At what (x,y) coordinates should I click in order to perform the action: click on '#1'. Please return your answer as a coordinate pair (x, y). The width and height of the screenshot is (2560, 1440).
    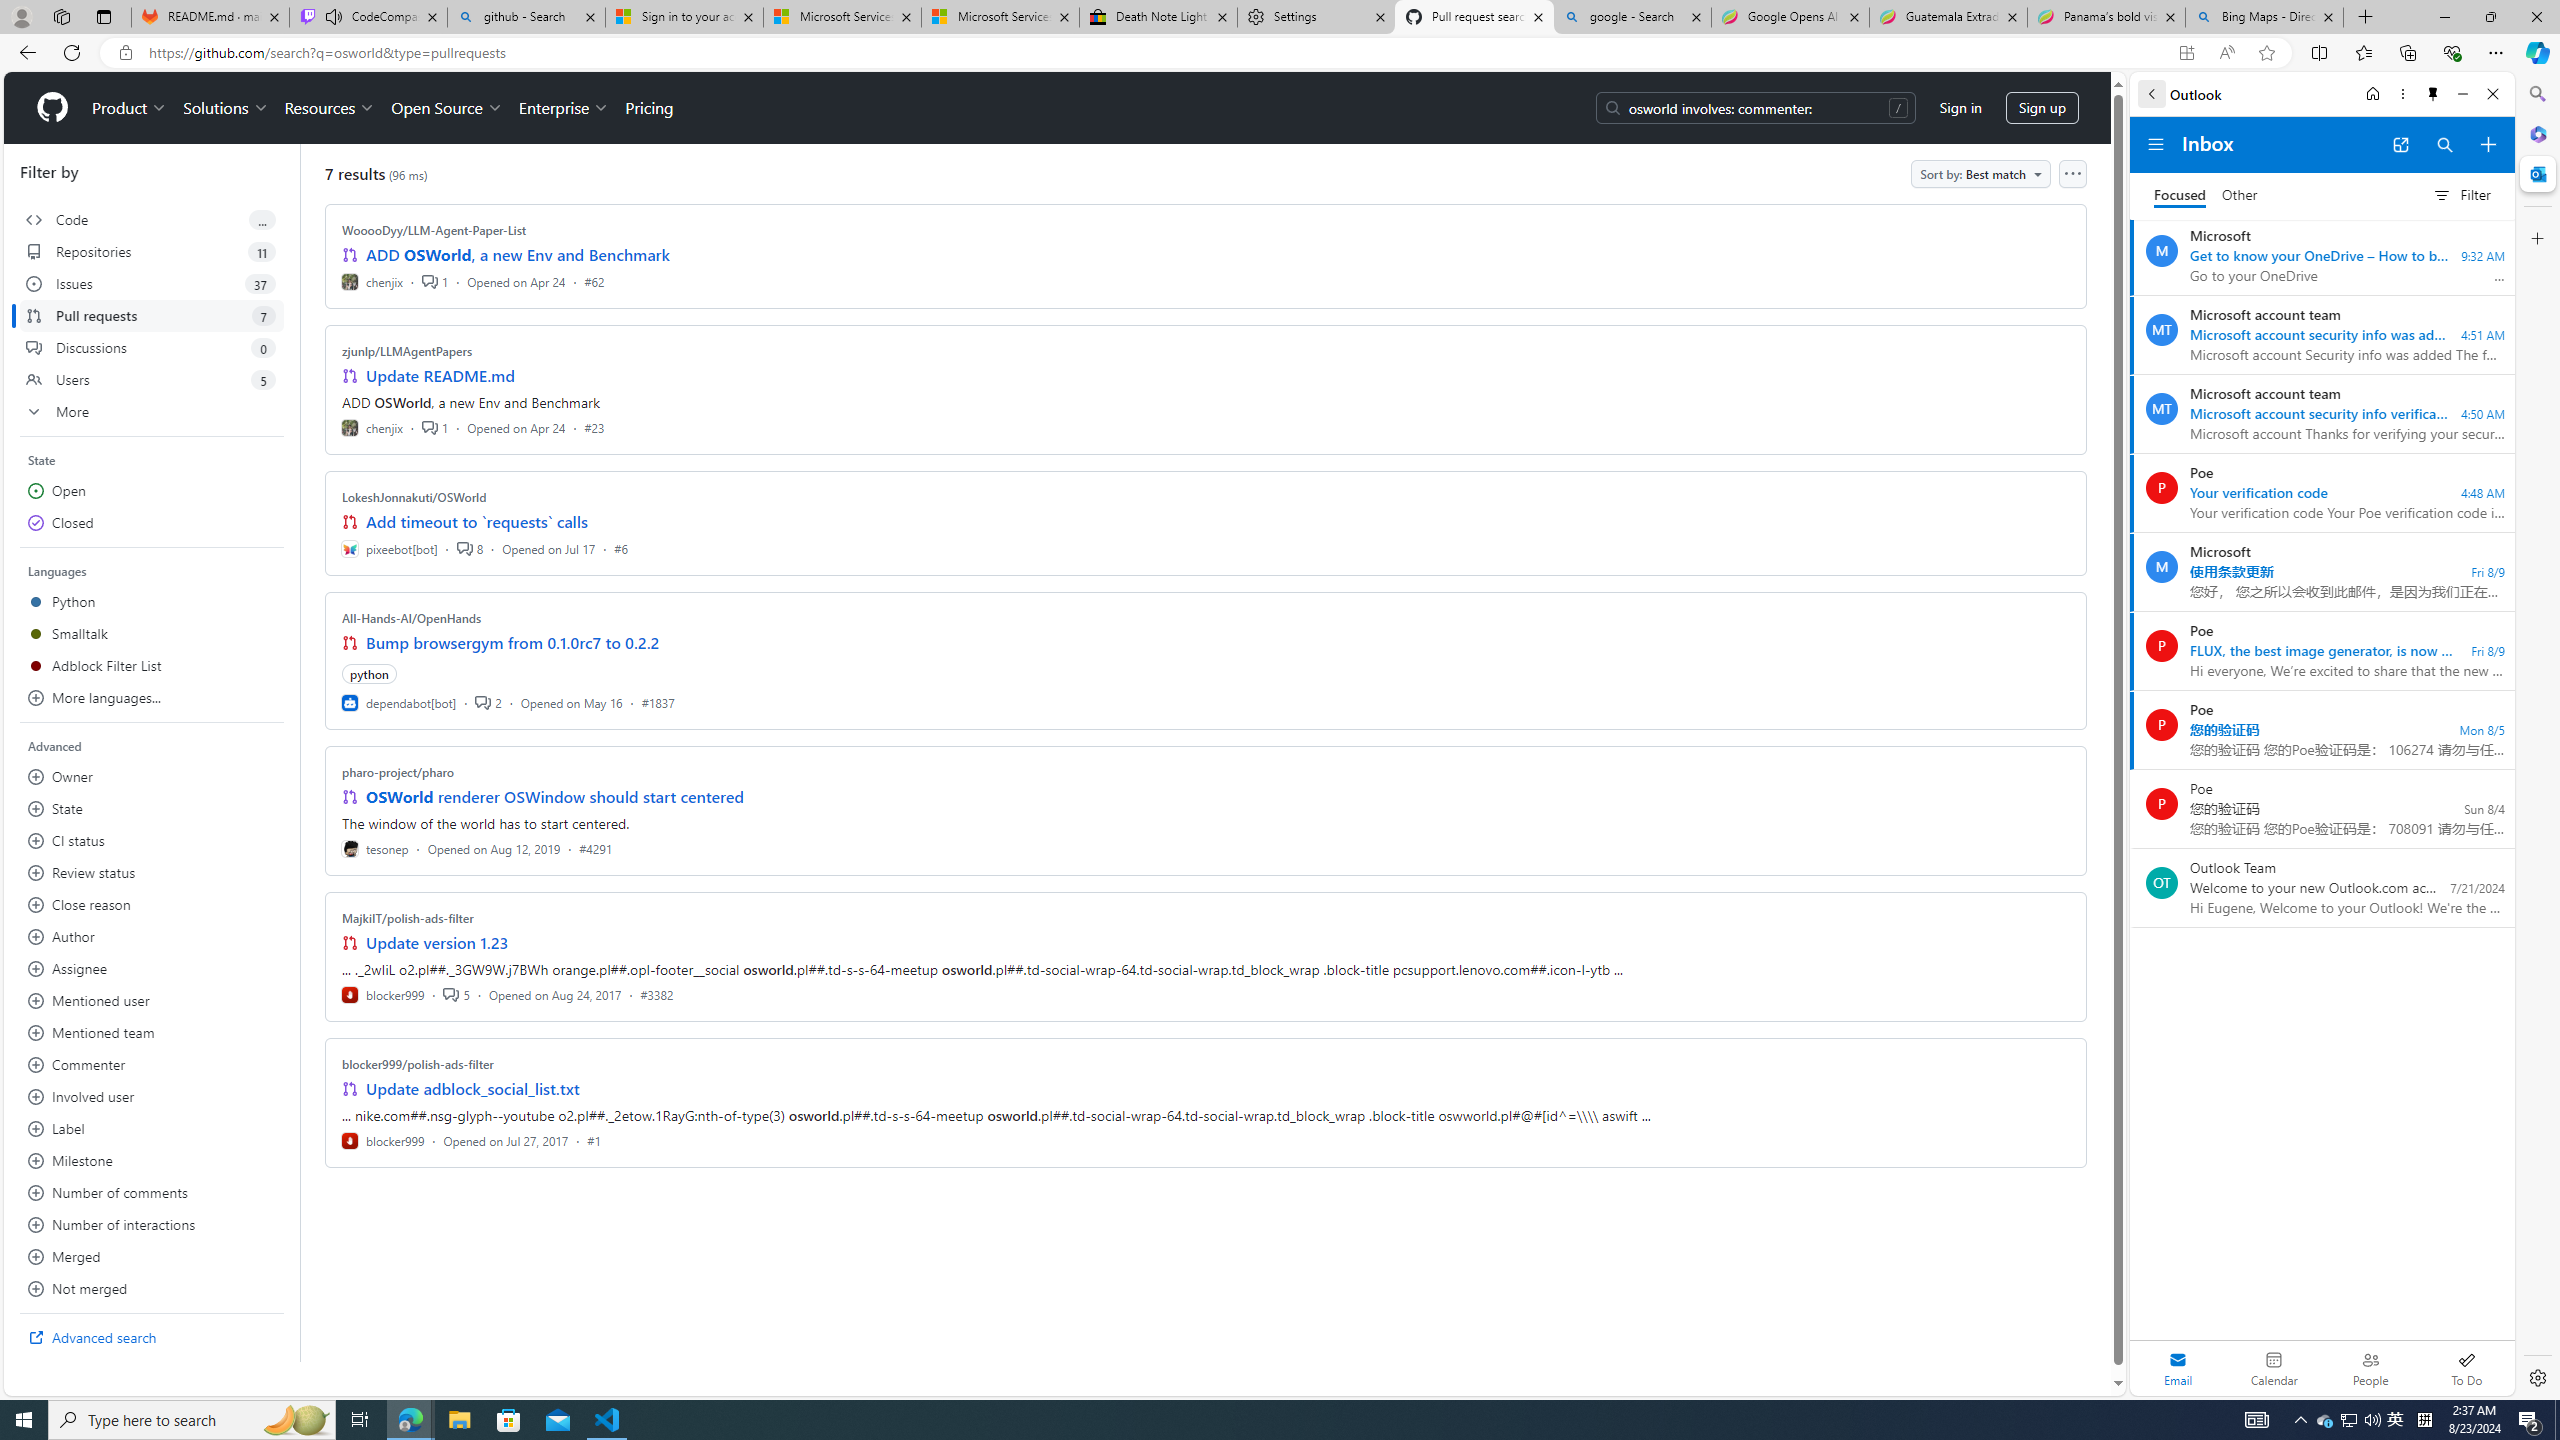
    Looking at the image, I should click on (592, 1140).